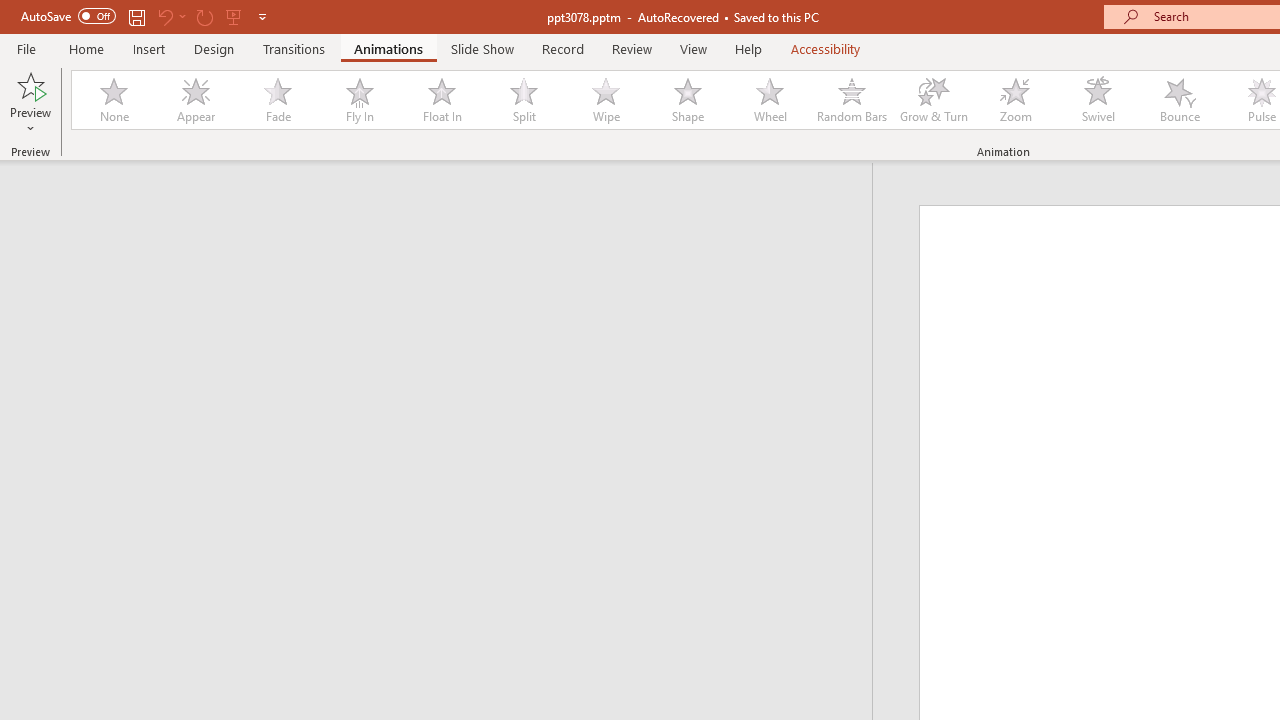 The height and width of the screenshot is (720, 1280). I want to click on 'Home', so click(85, 48).